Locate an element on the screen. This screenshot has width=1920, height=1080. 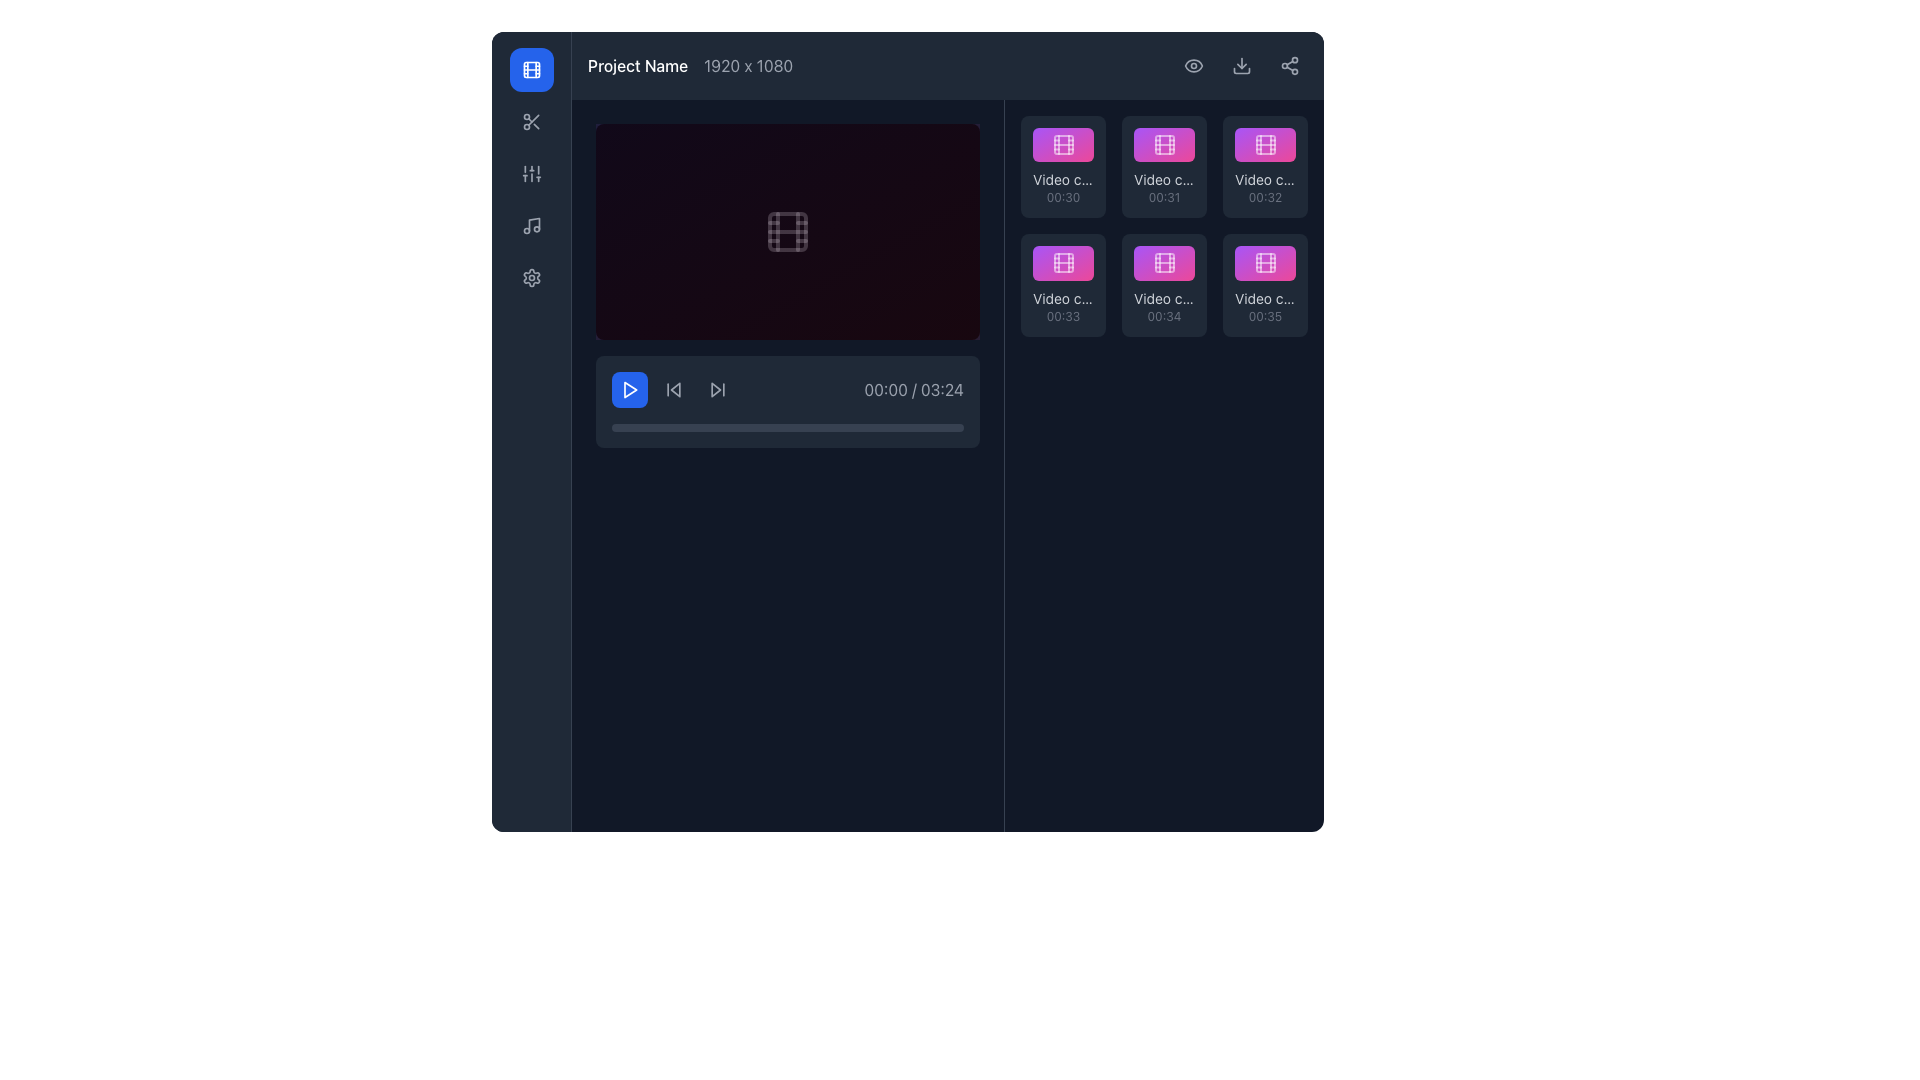
the vertical sidebar section with a dark-blue background that contains vertically aligned icons, located on the extreme left side of the interface is located at coordinates (532, 431).